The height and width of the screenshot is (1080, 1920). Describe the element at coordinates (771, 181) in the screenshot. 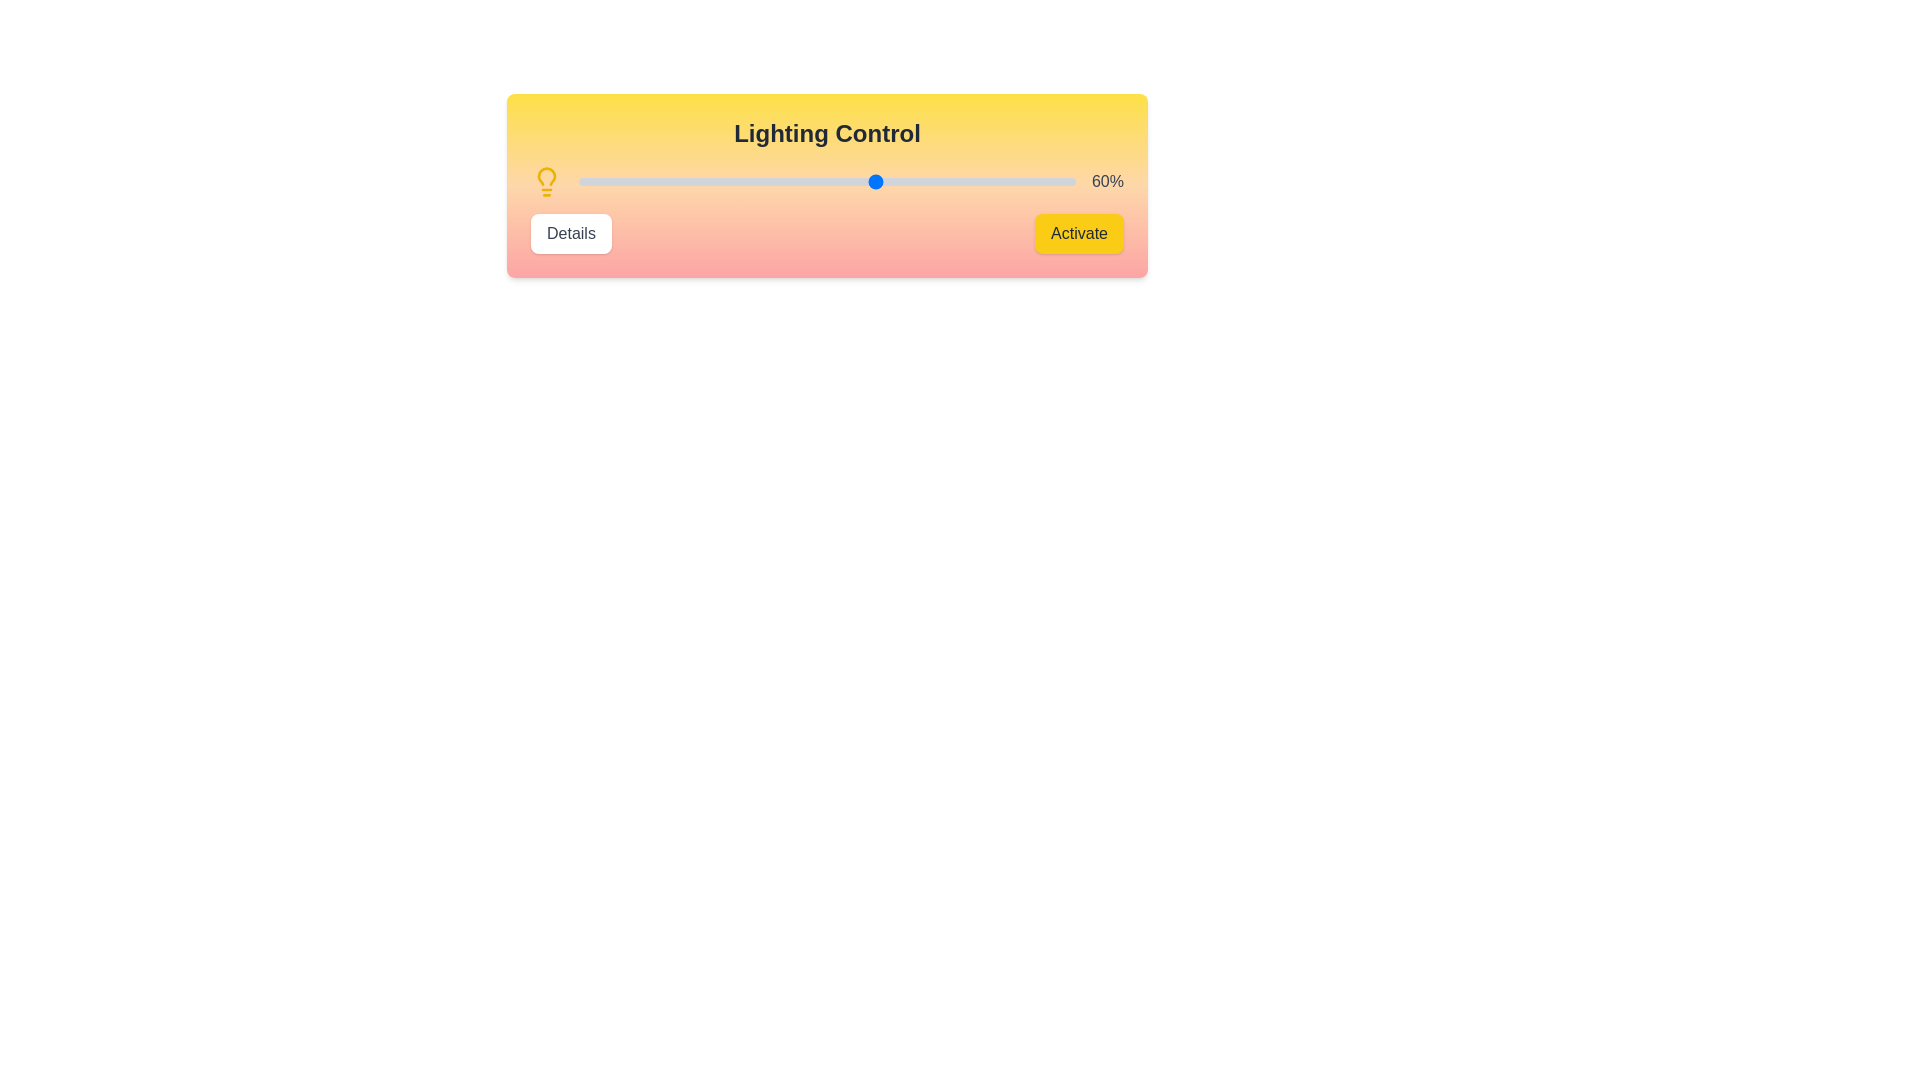

I see `the lighting intensity to 39% by interacting with the slider` at that location.